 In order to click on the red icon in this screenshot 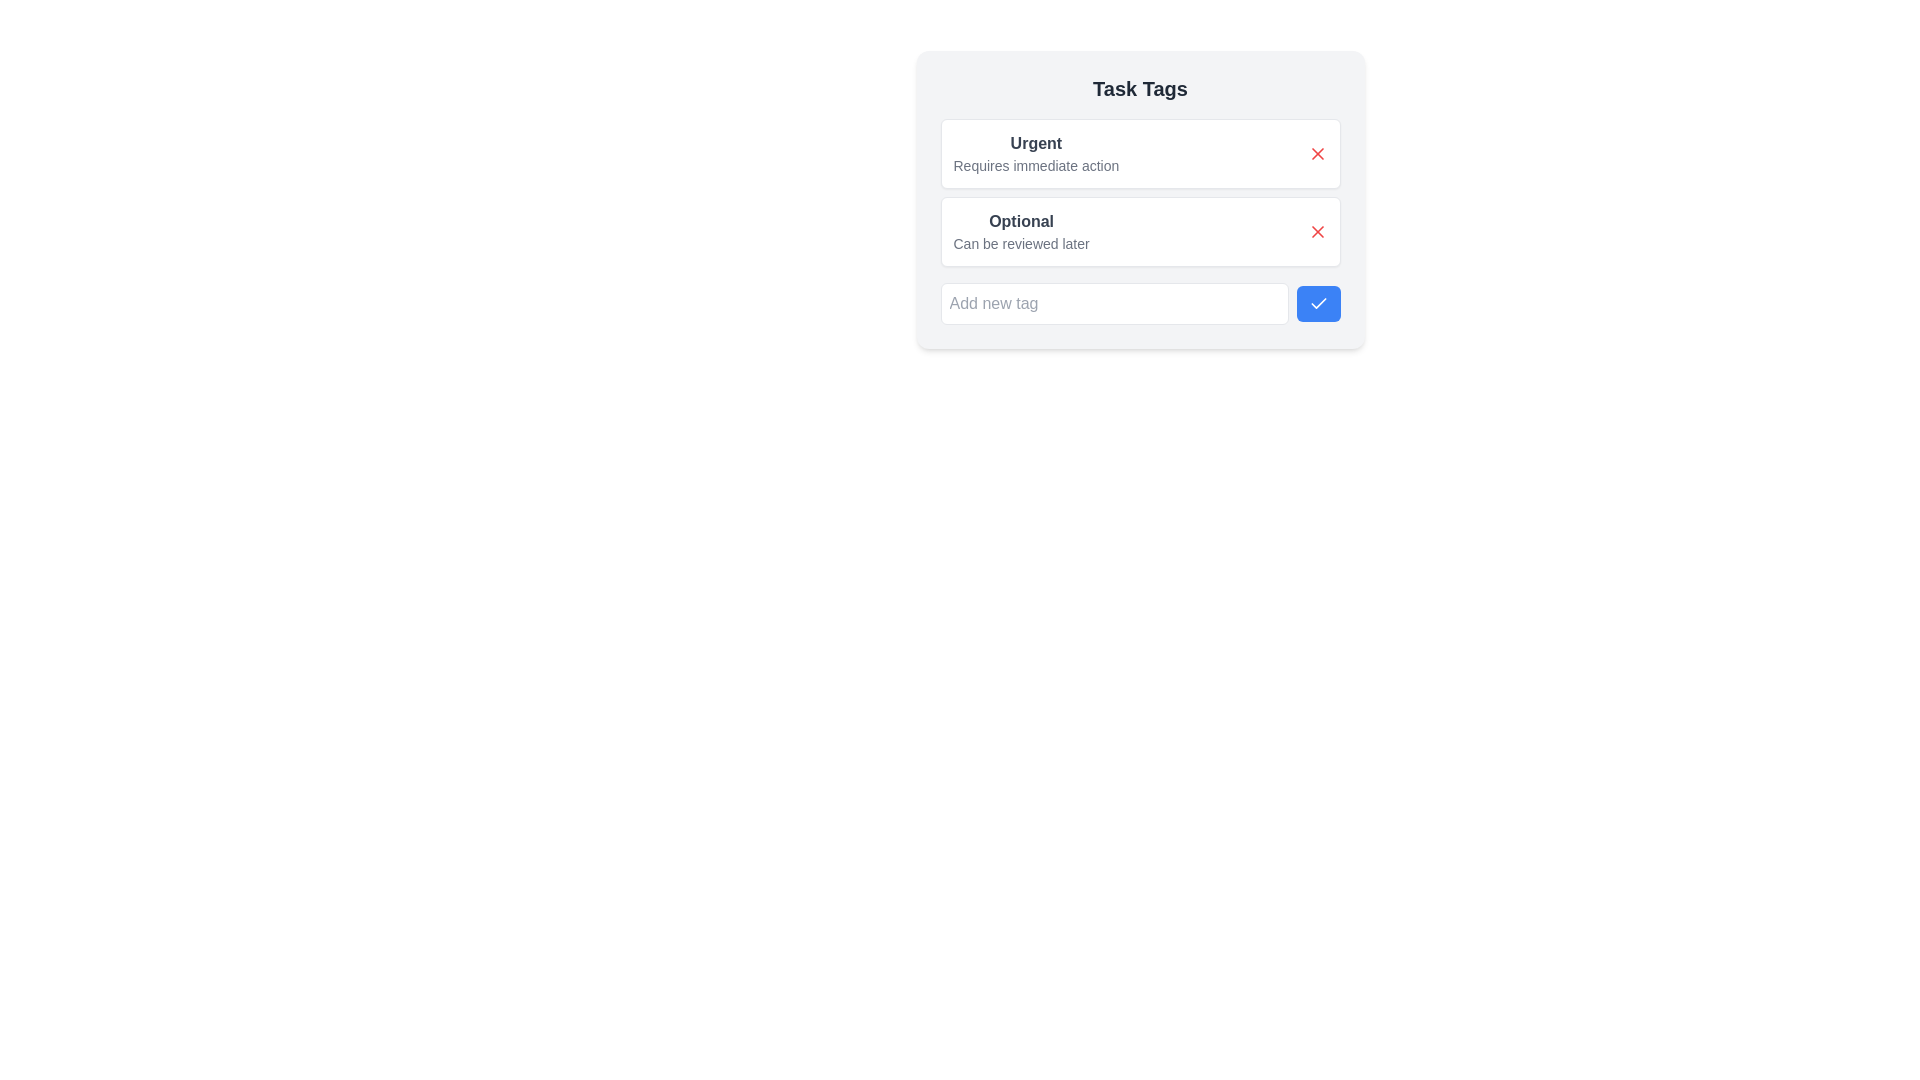, I will do `click(1140, 192)`.